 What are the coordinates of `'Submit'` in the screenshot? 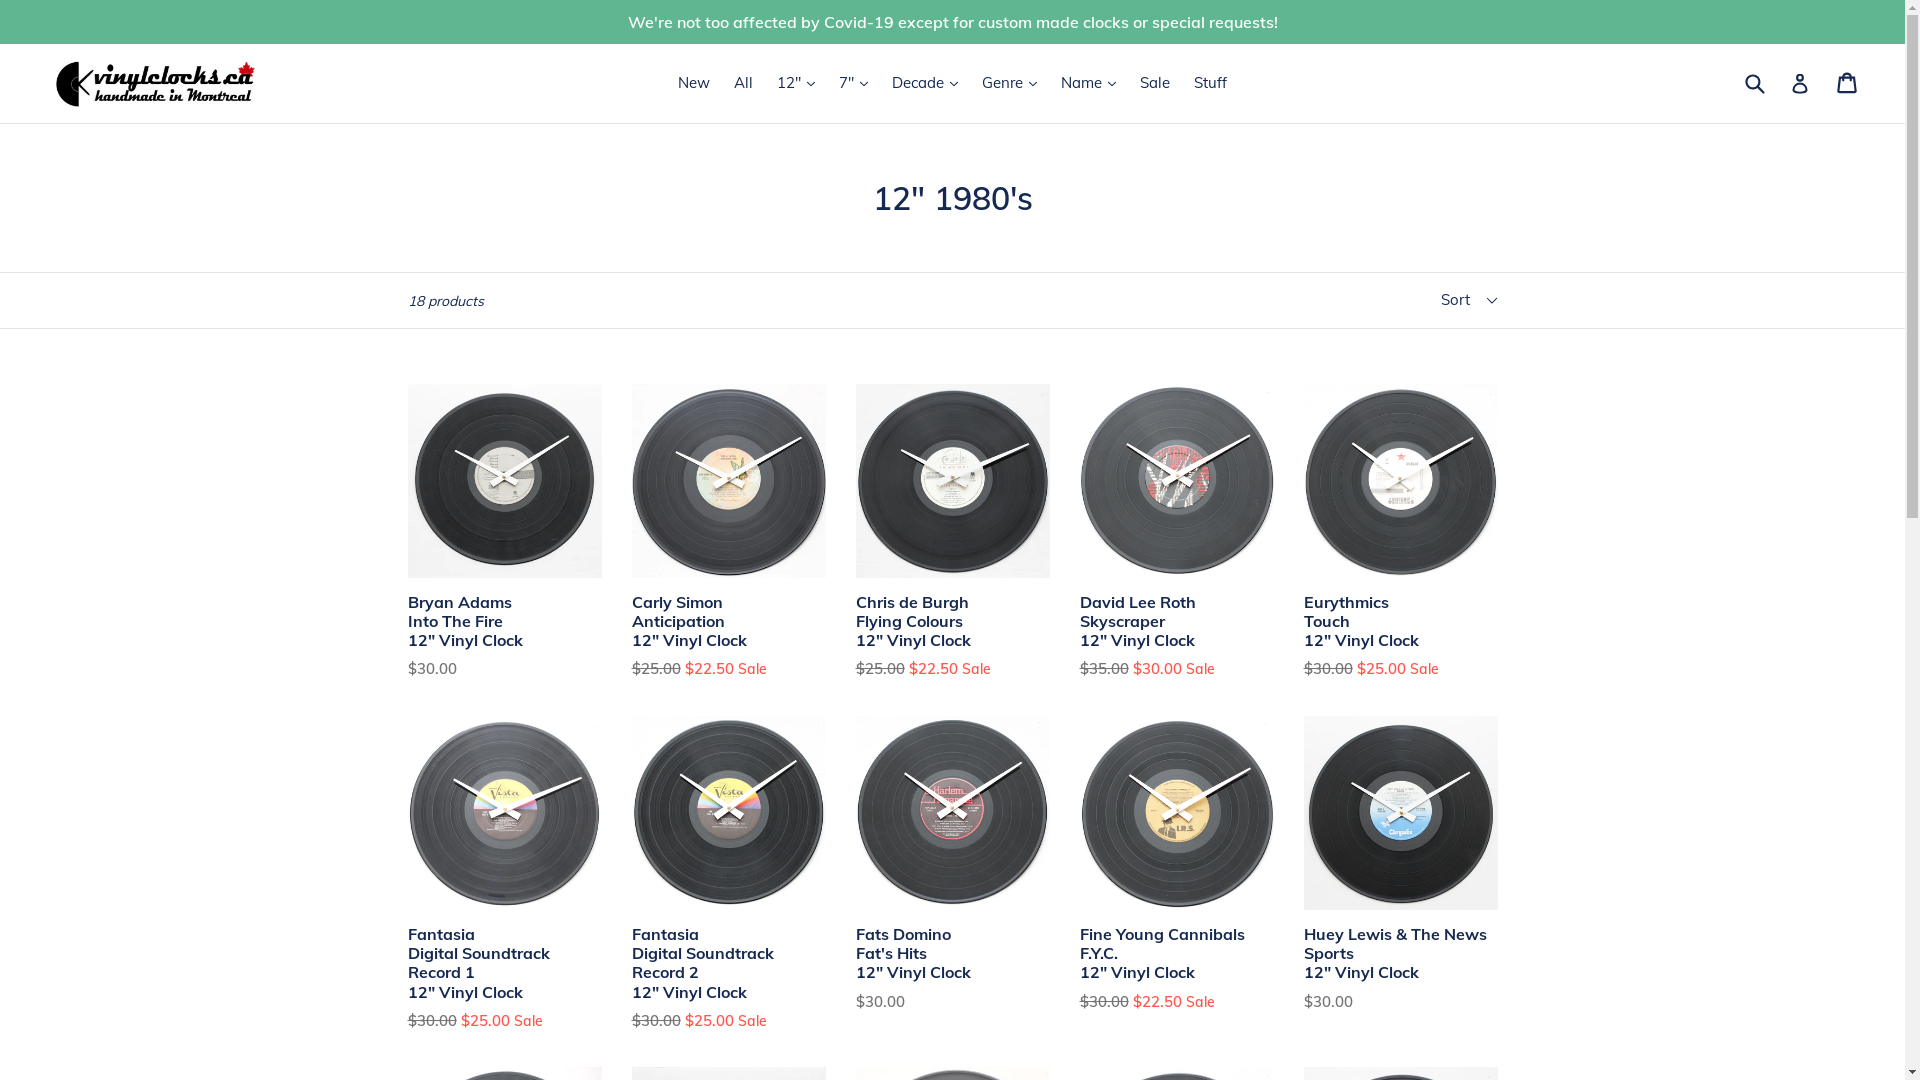 It's located at (1752, 82).